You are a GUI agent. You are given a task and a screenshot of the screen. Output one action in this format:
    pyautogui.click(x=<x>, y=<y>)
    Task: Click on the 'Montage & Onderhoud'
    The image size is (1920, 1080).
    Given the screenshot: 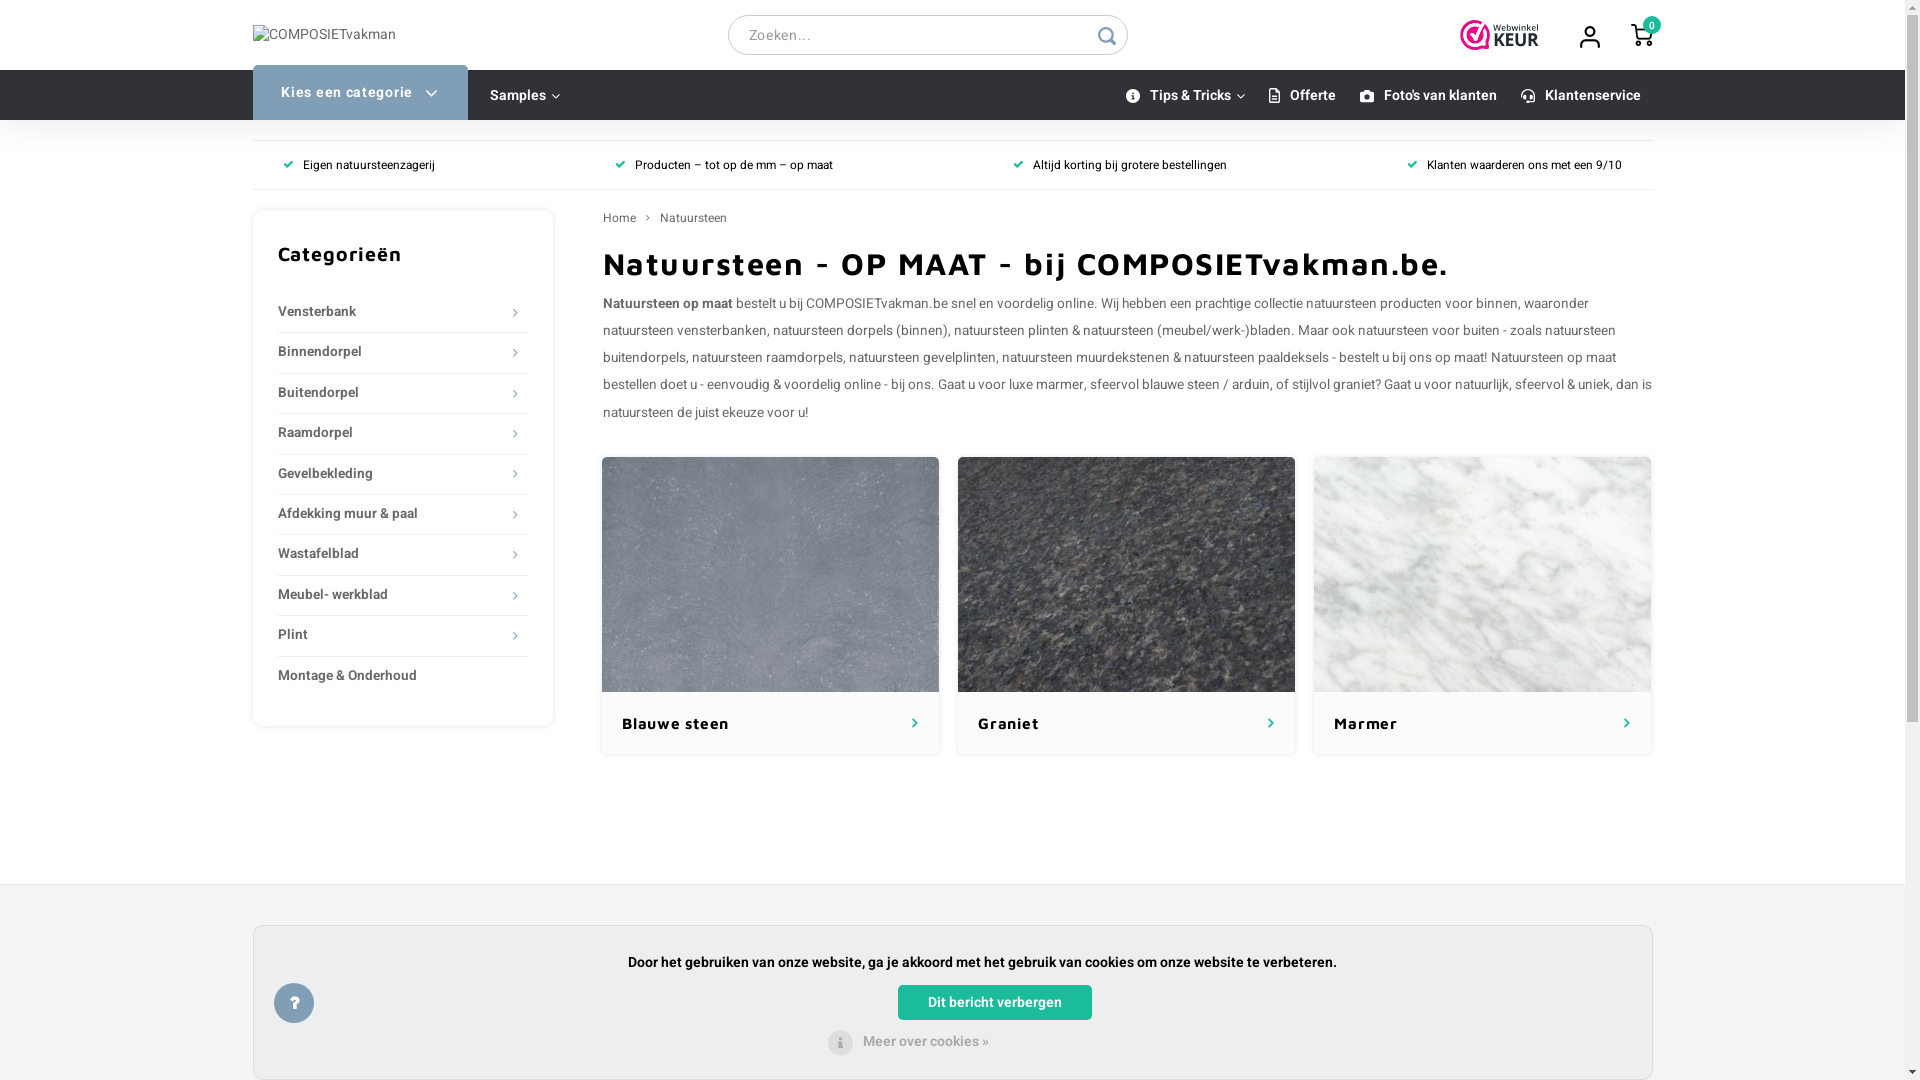 What is the action you would take?
    pyautogui.click(x=402, y=675)
    